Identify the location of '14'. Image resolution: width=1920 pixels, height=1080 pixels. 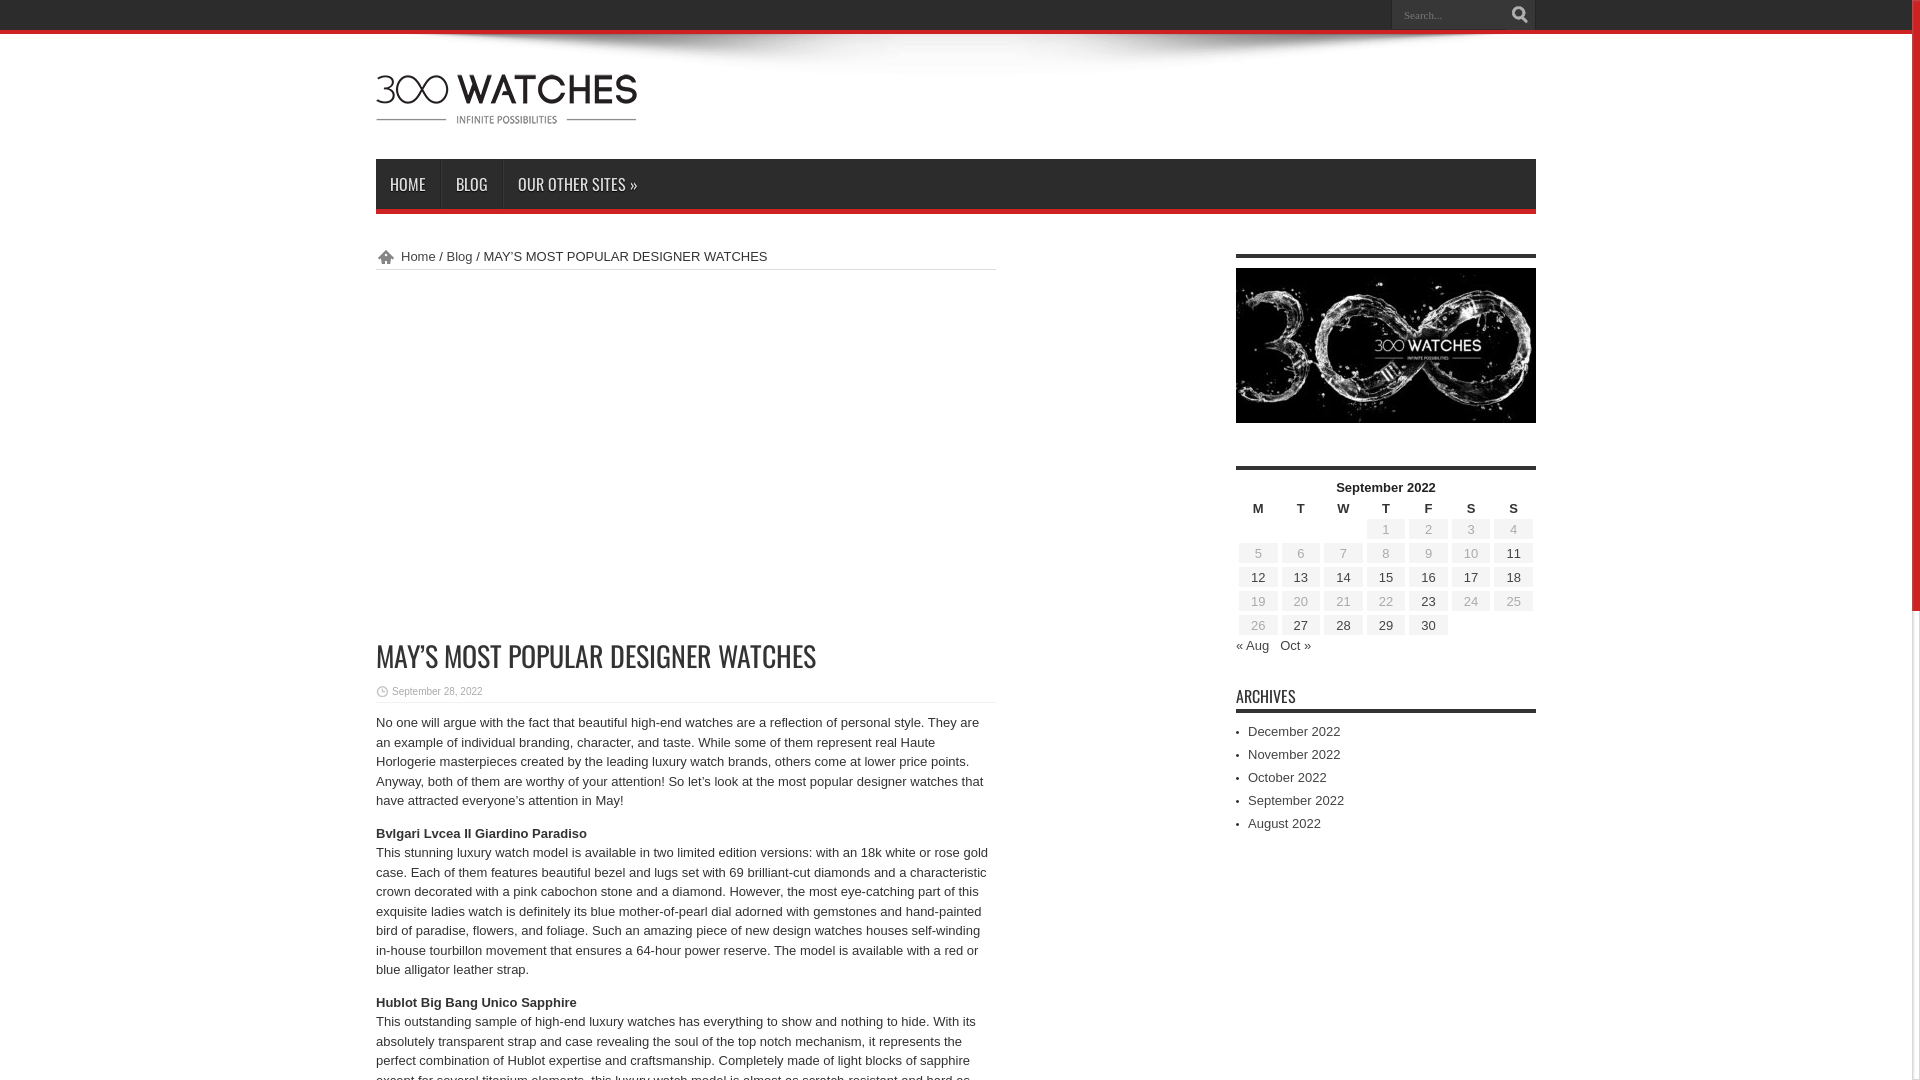
(1343, 577).